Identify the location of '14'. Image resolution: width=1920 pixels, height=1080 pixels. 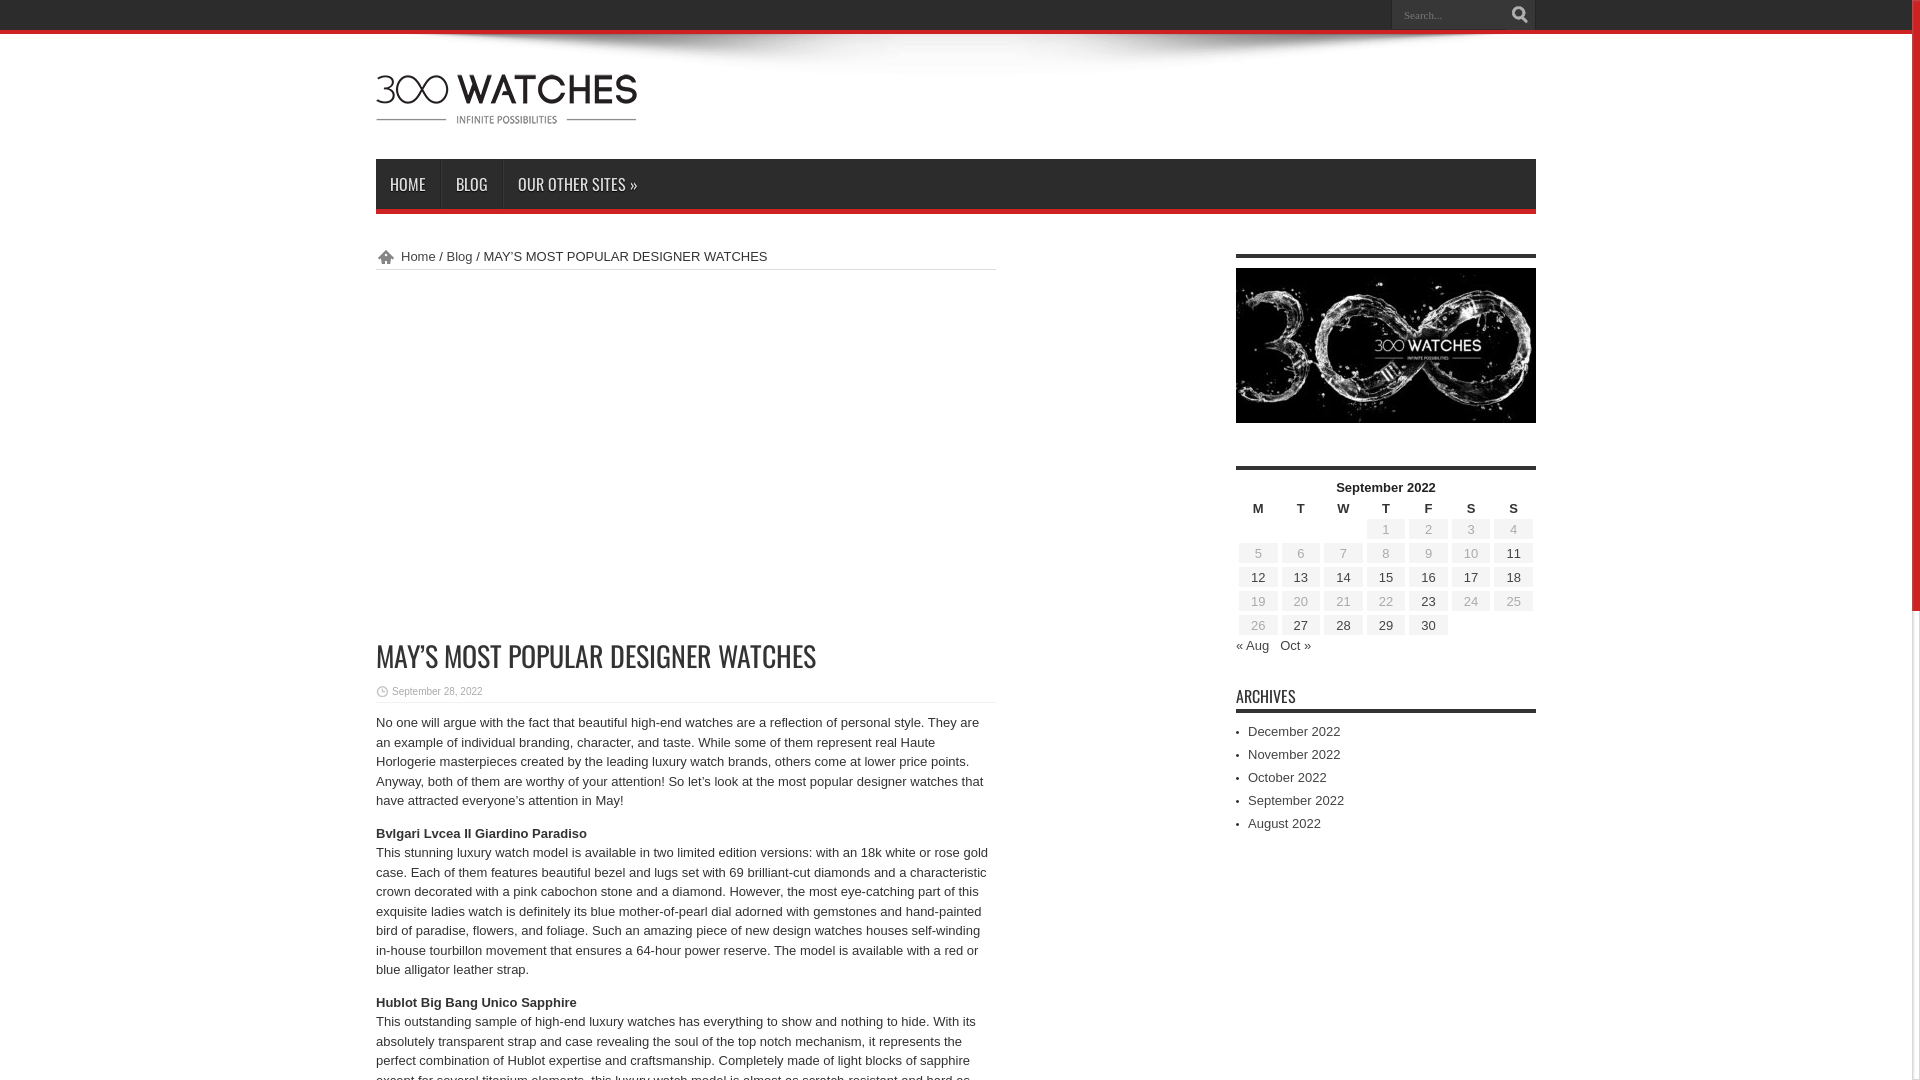
(1343, 577).